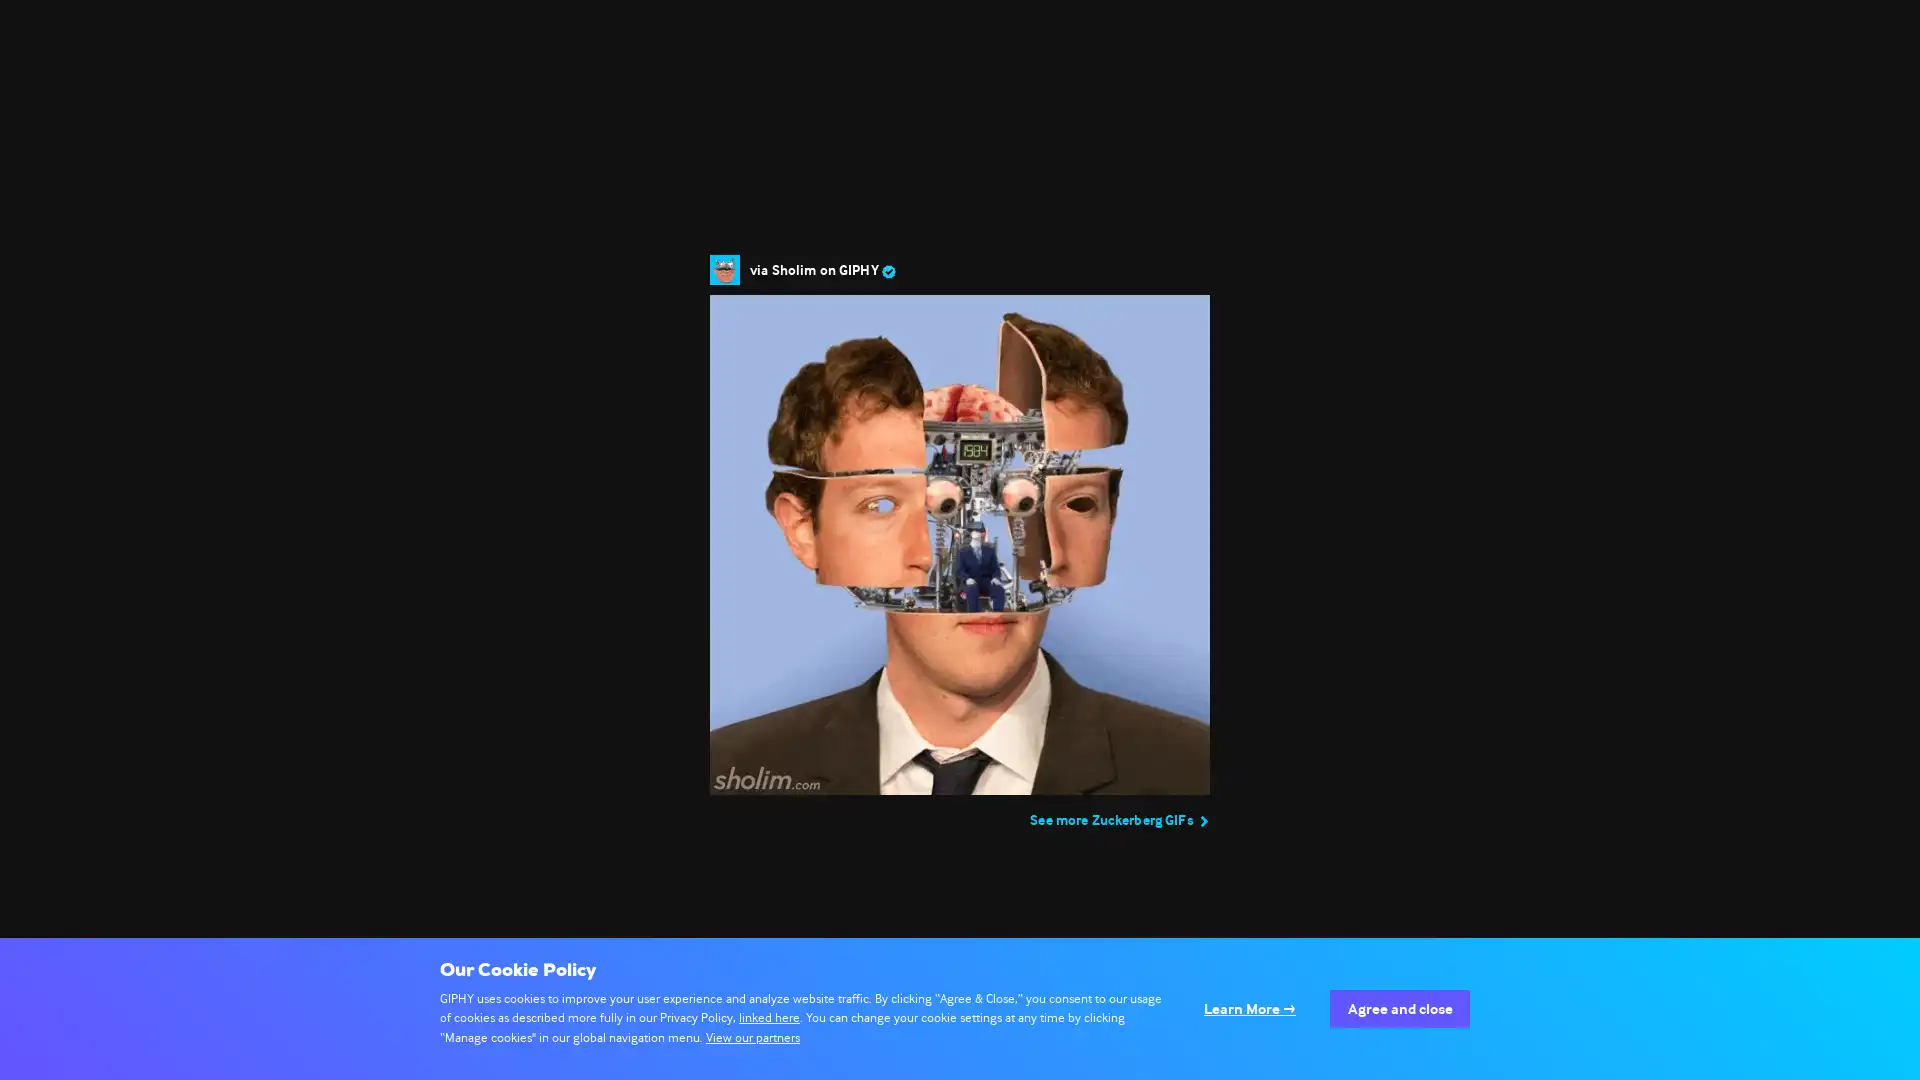  I want to click on View our partners, so click(752, 1035).